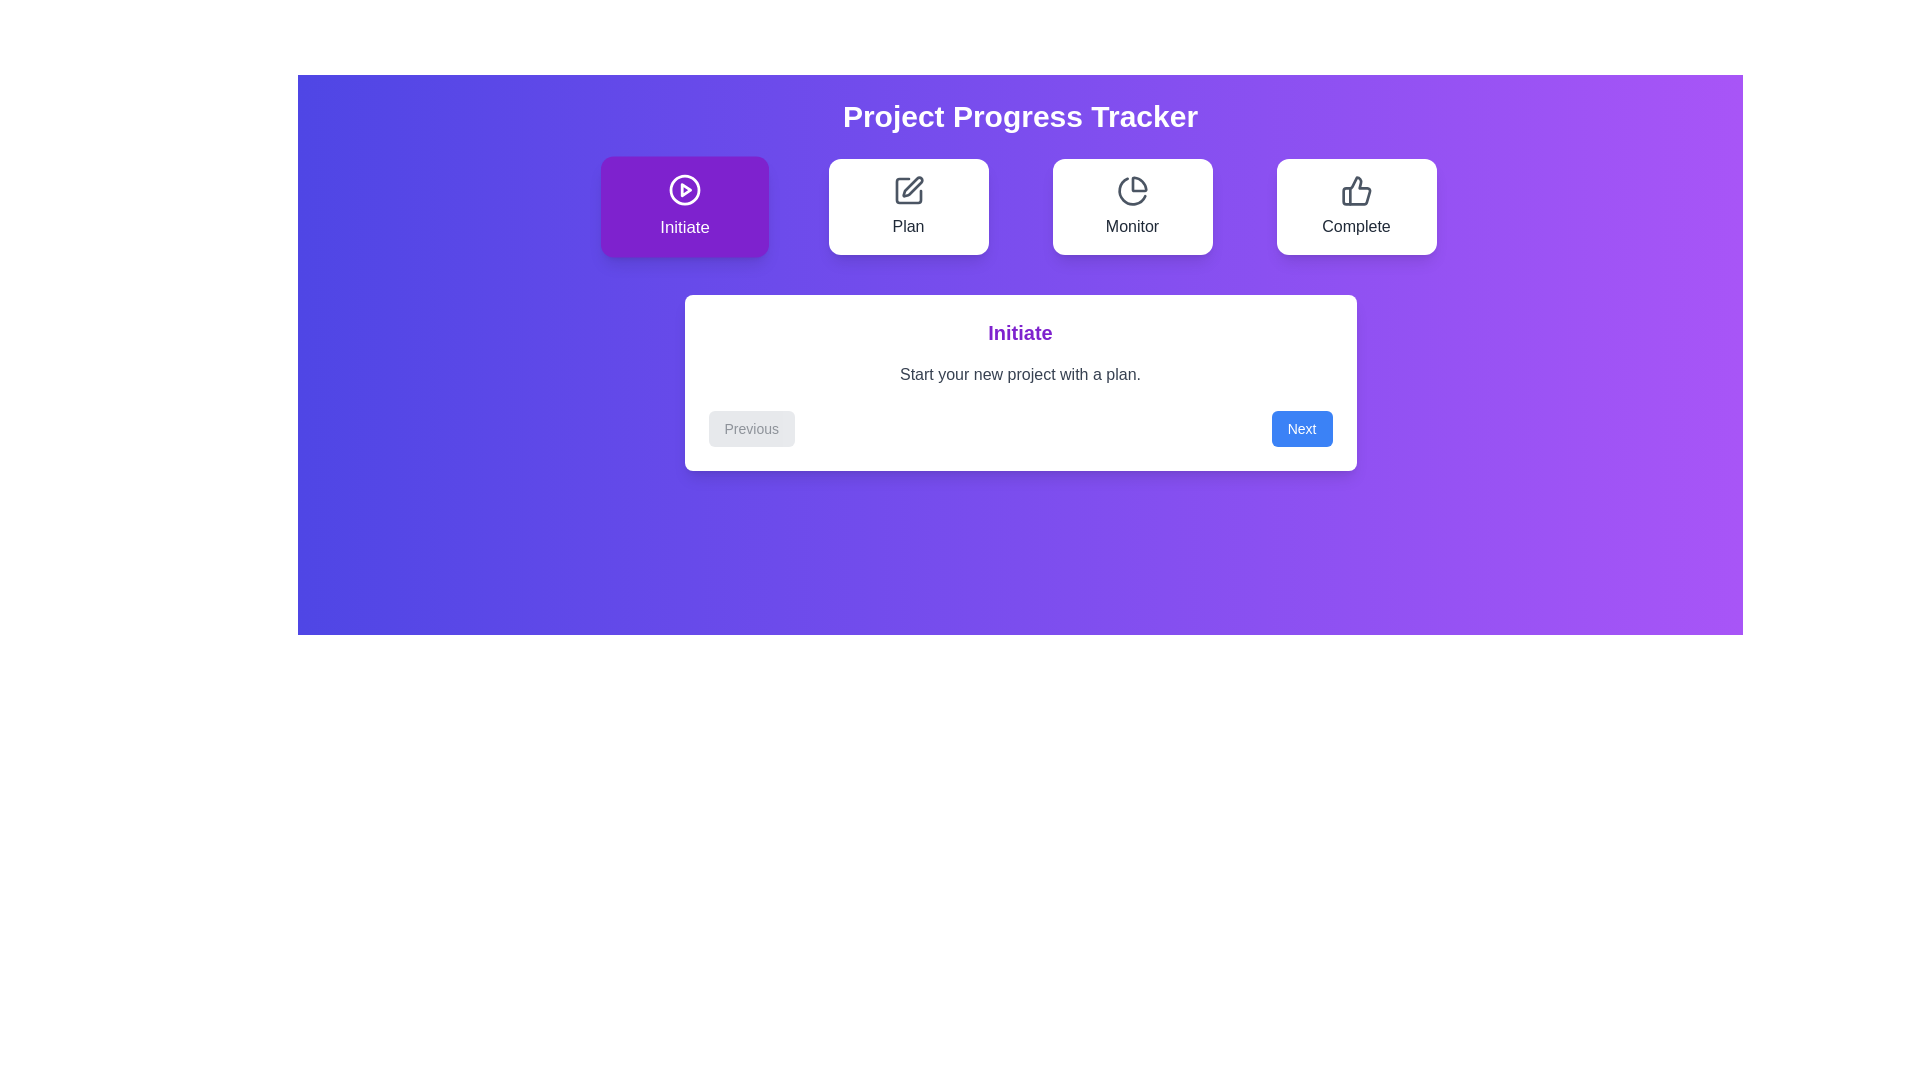  I want to click on the step Initiate in the progress tracker, so click(684, 207).